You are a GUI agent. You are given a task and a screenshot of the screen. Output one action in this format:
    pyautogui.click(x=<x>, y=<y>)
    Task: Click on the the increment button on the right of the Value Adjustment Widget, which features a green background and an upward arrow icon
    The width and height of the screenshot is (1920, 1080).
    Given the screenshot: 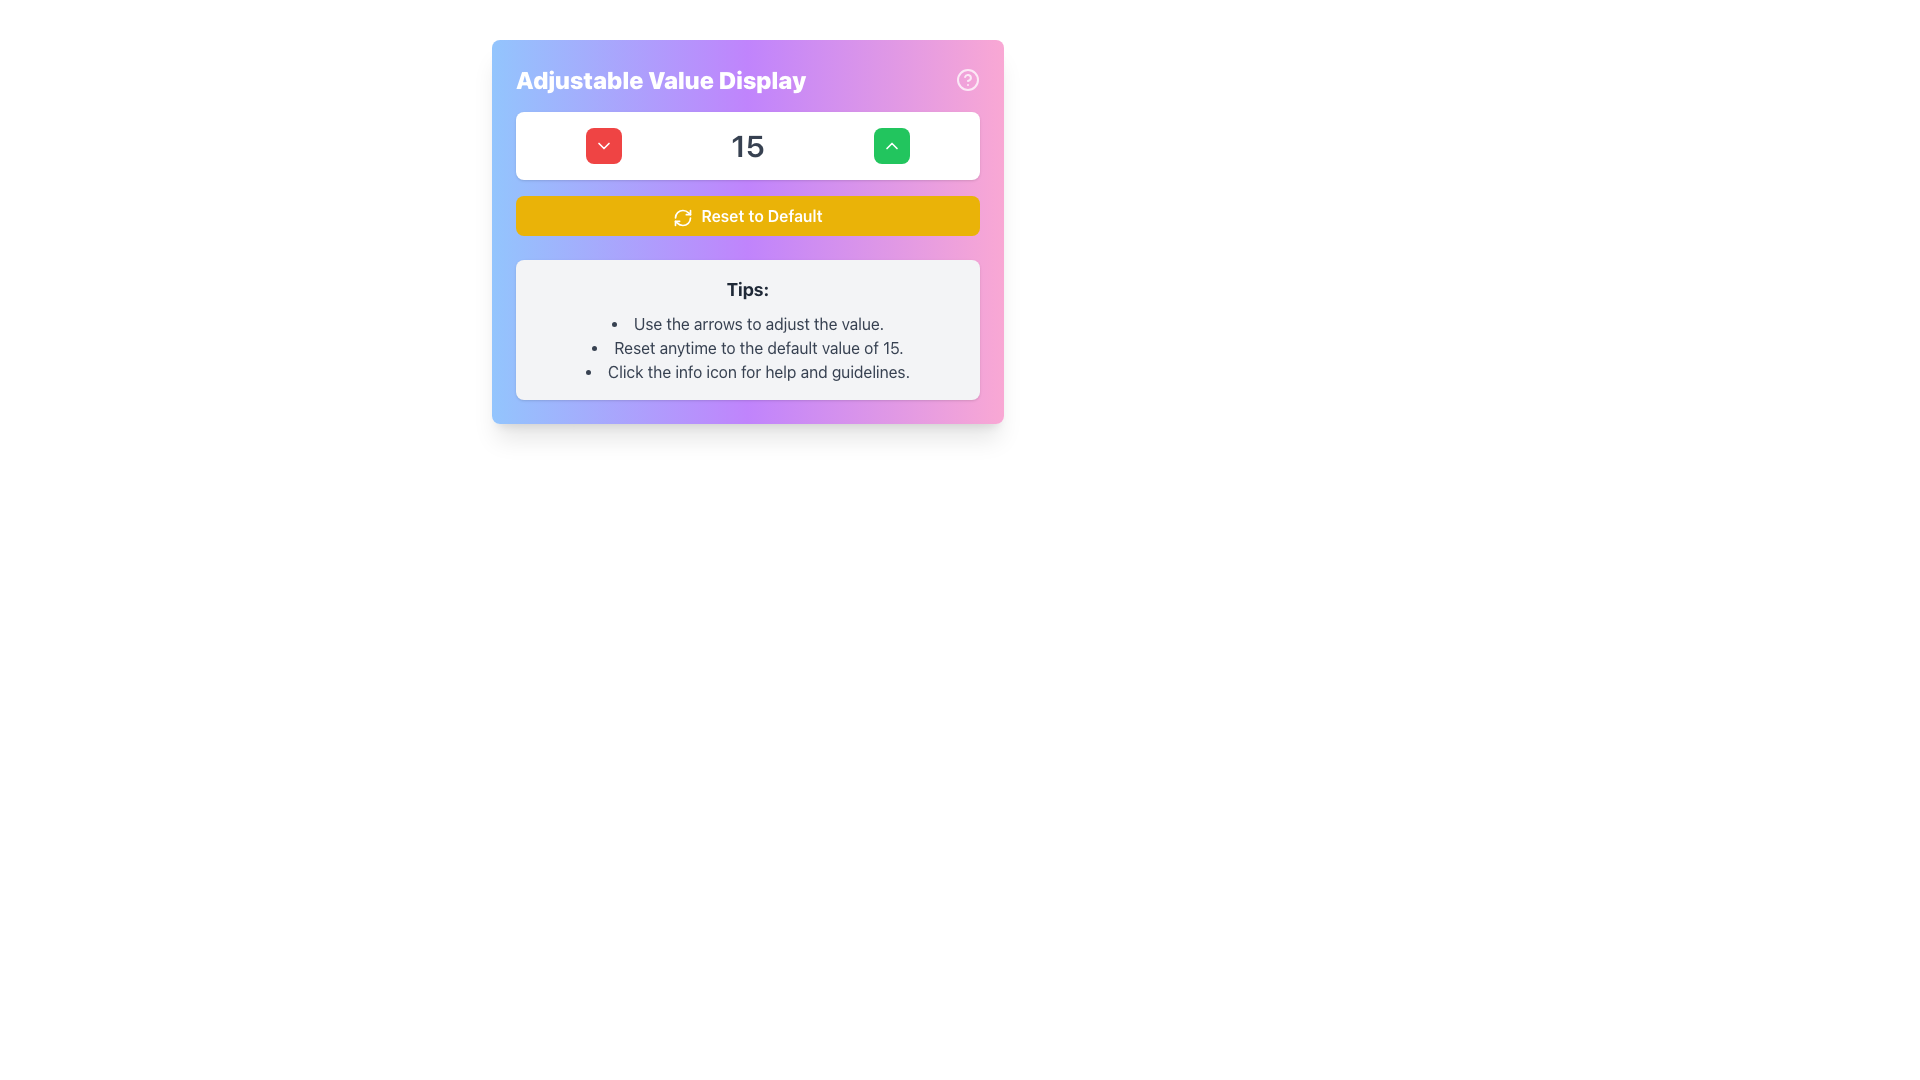 What is the action you would take?
    pyautogui.click(x=747, y=145)
    